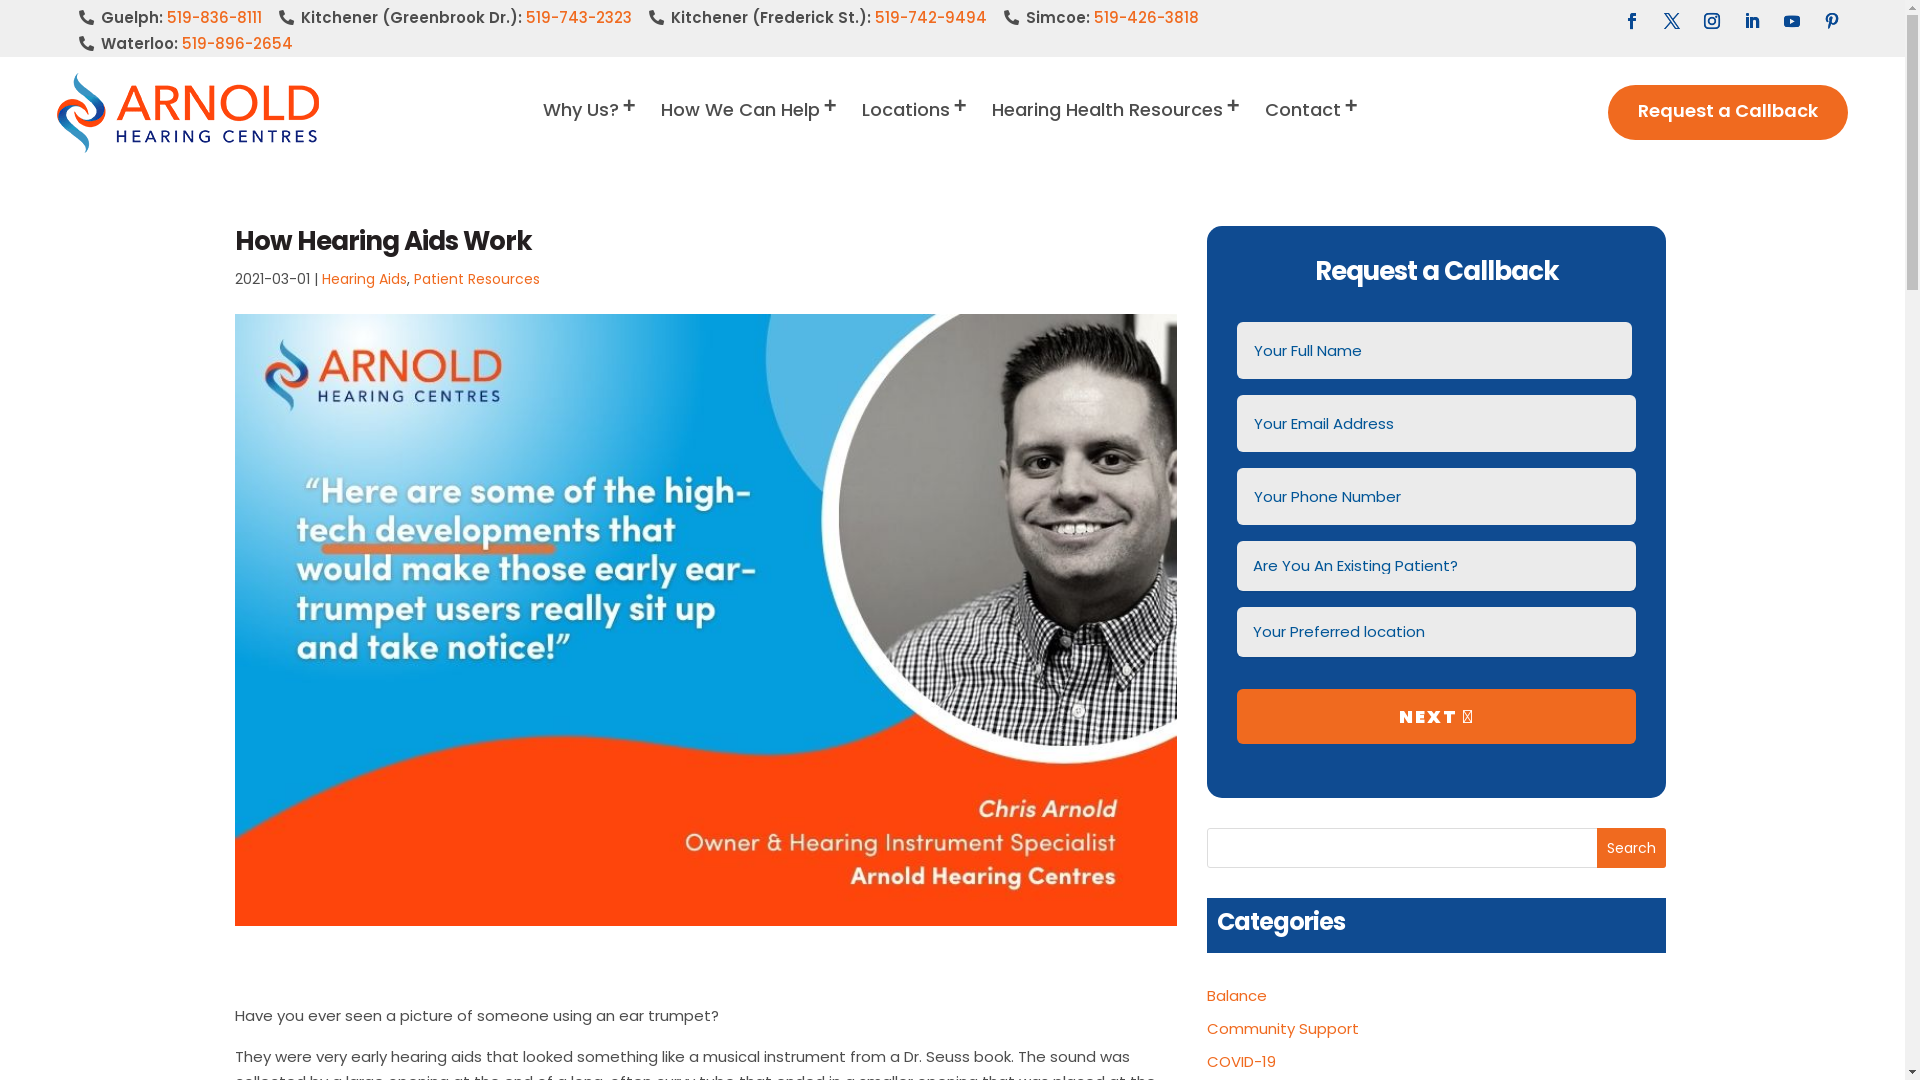  Describe the element at coordinates (1735, 20) in the screenshot. I see `'Follow on LinkedIn'` at that location.